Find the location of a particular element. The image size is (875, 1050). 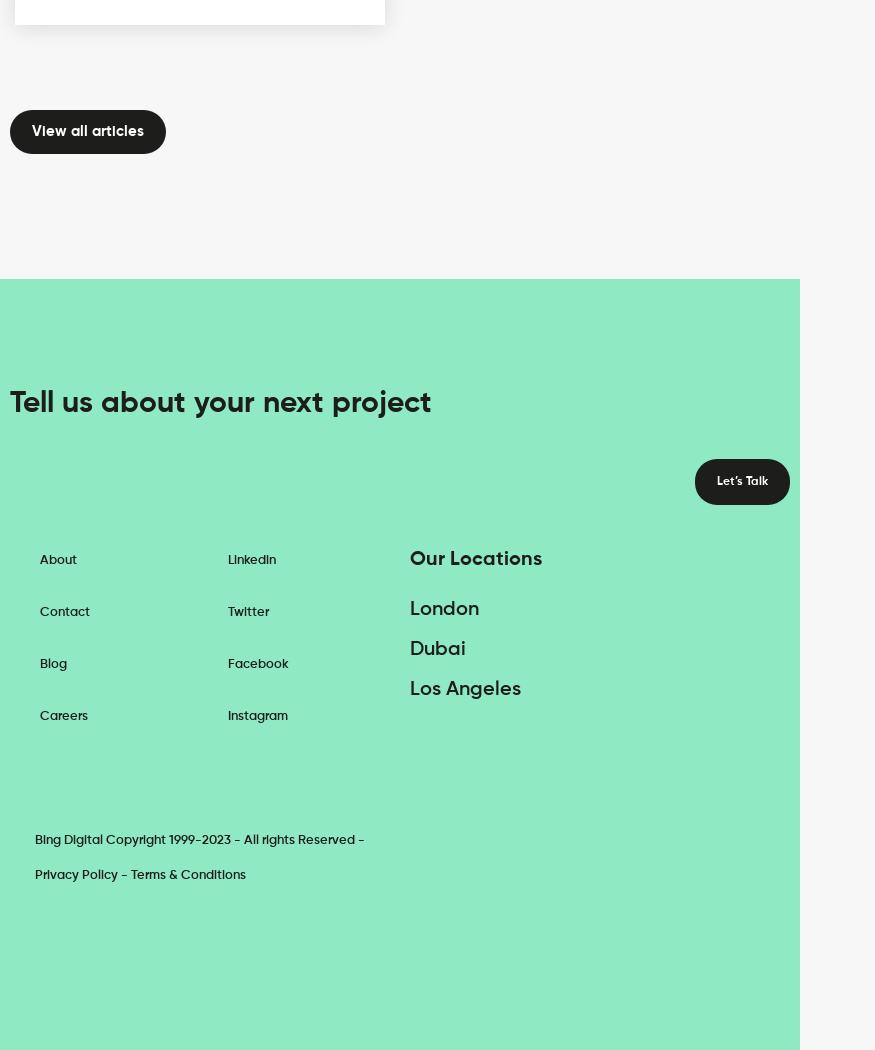

'Our Locations' is located at coordinates (476, 559).